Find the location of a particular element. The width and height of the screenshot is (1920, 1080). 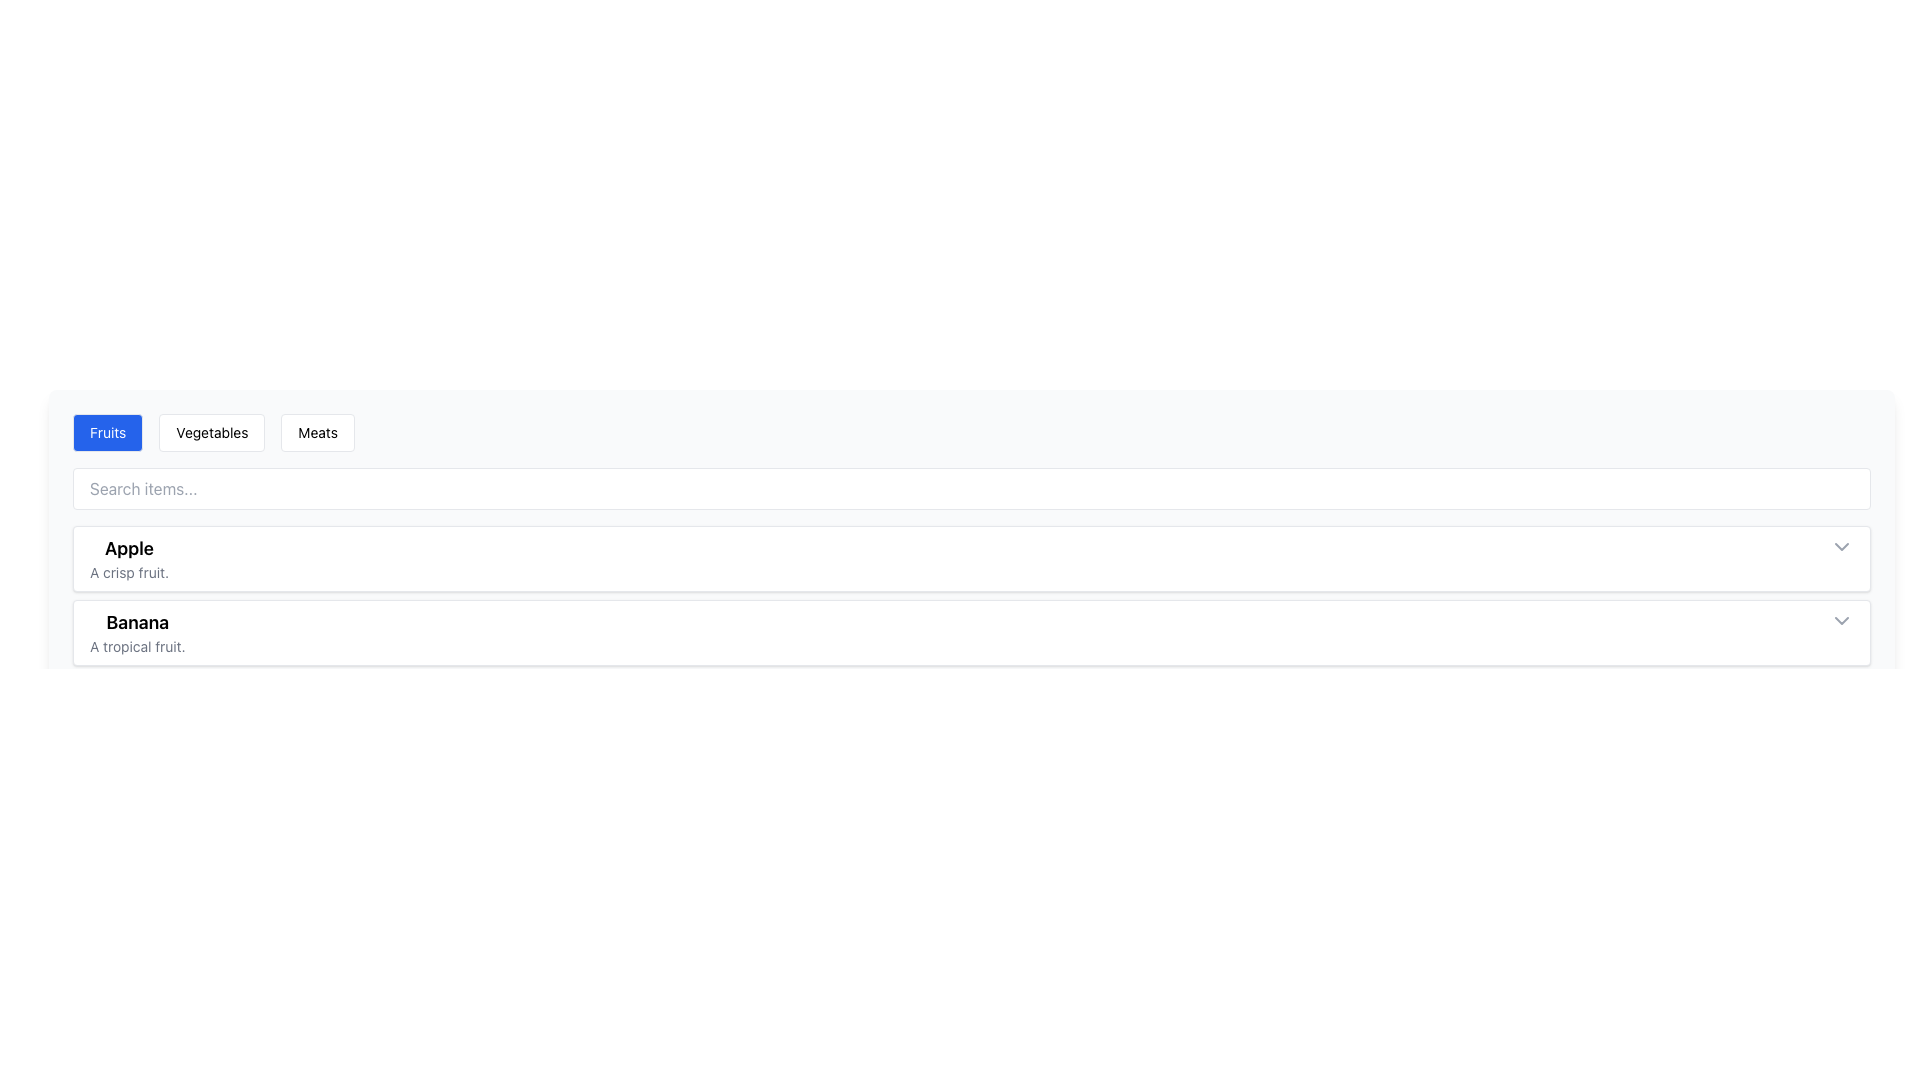

the search input field located below the buttons labeled 'Fruits', 'Vegetables', 'Meats' to focus on it is located at coordinates (971, 489).